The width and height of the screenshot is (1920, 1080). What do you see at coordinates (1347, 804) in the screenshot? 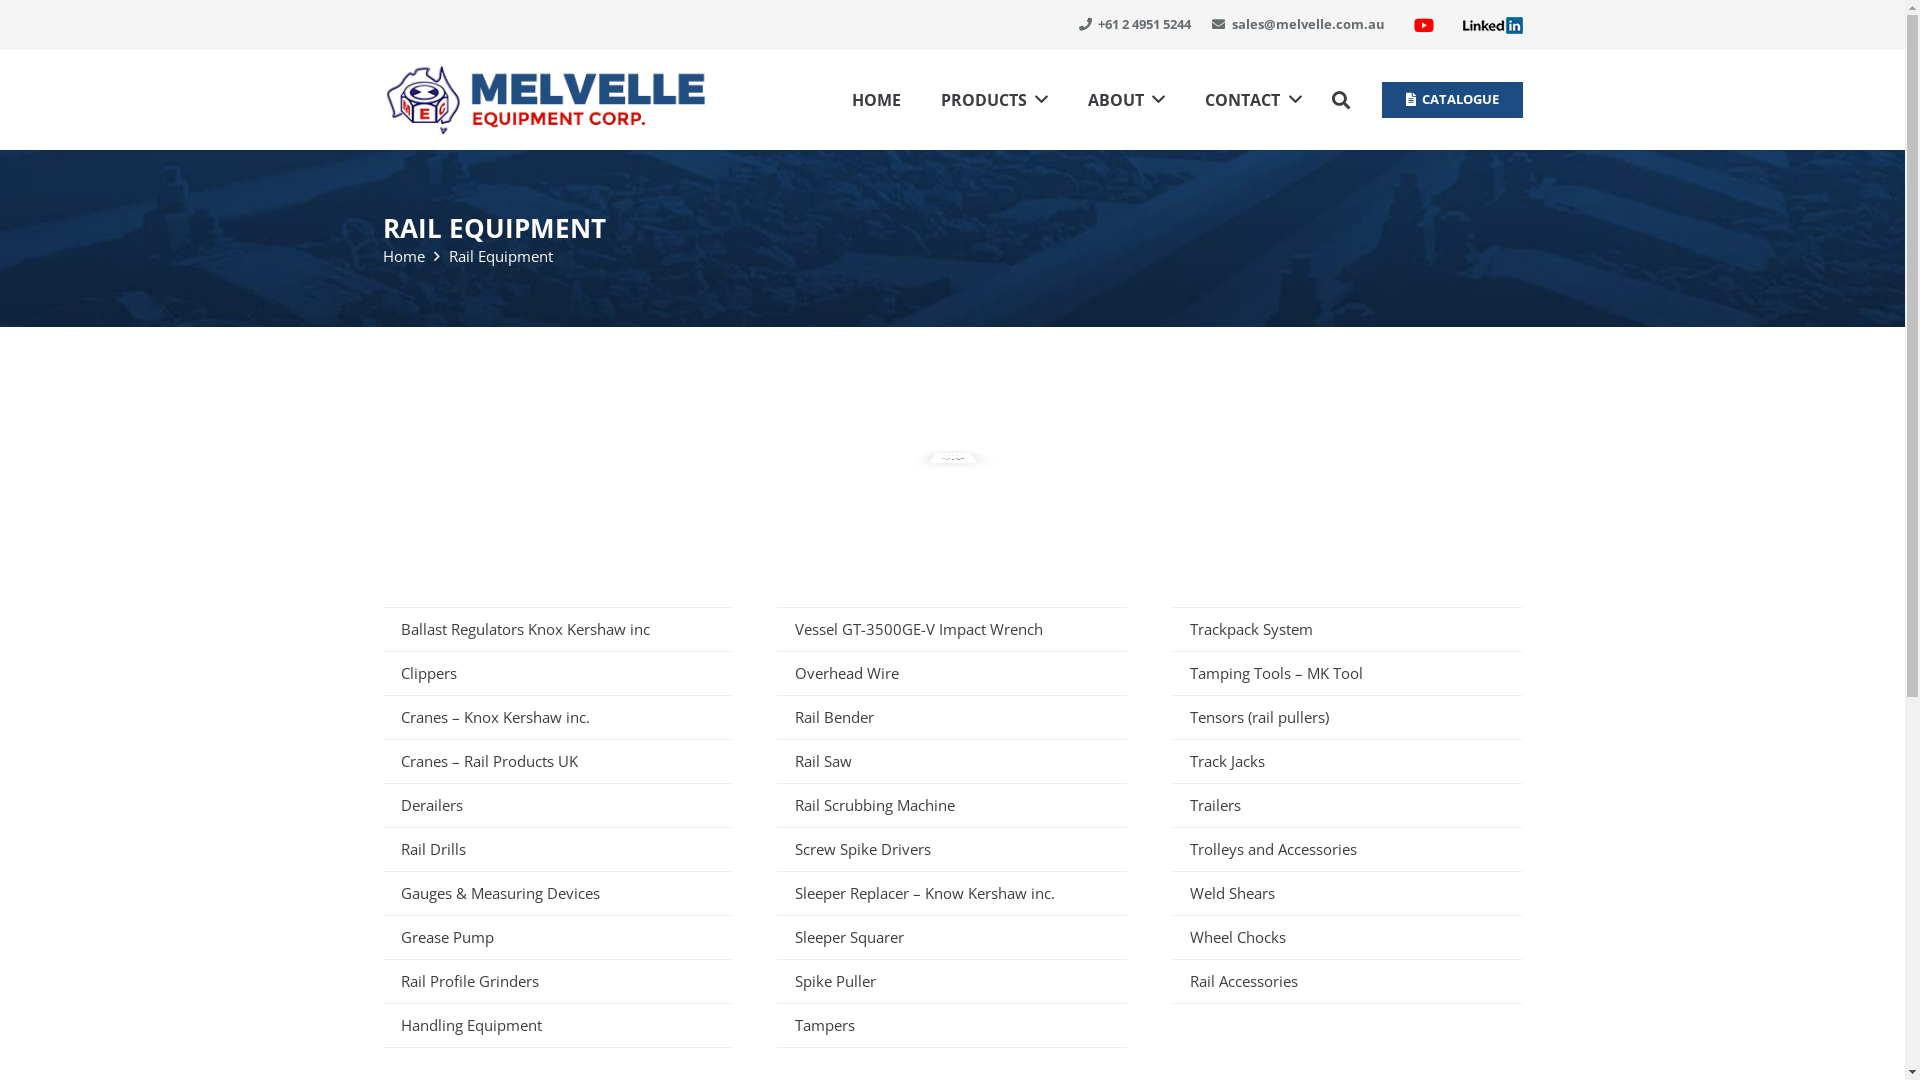
I see `'Trailers'` at bounding box center [1347, 804].